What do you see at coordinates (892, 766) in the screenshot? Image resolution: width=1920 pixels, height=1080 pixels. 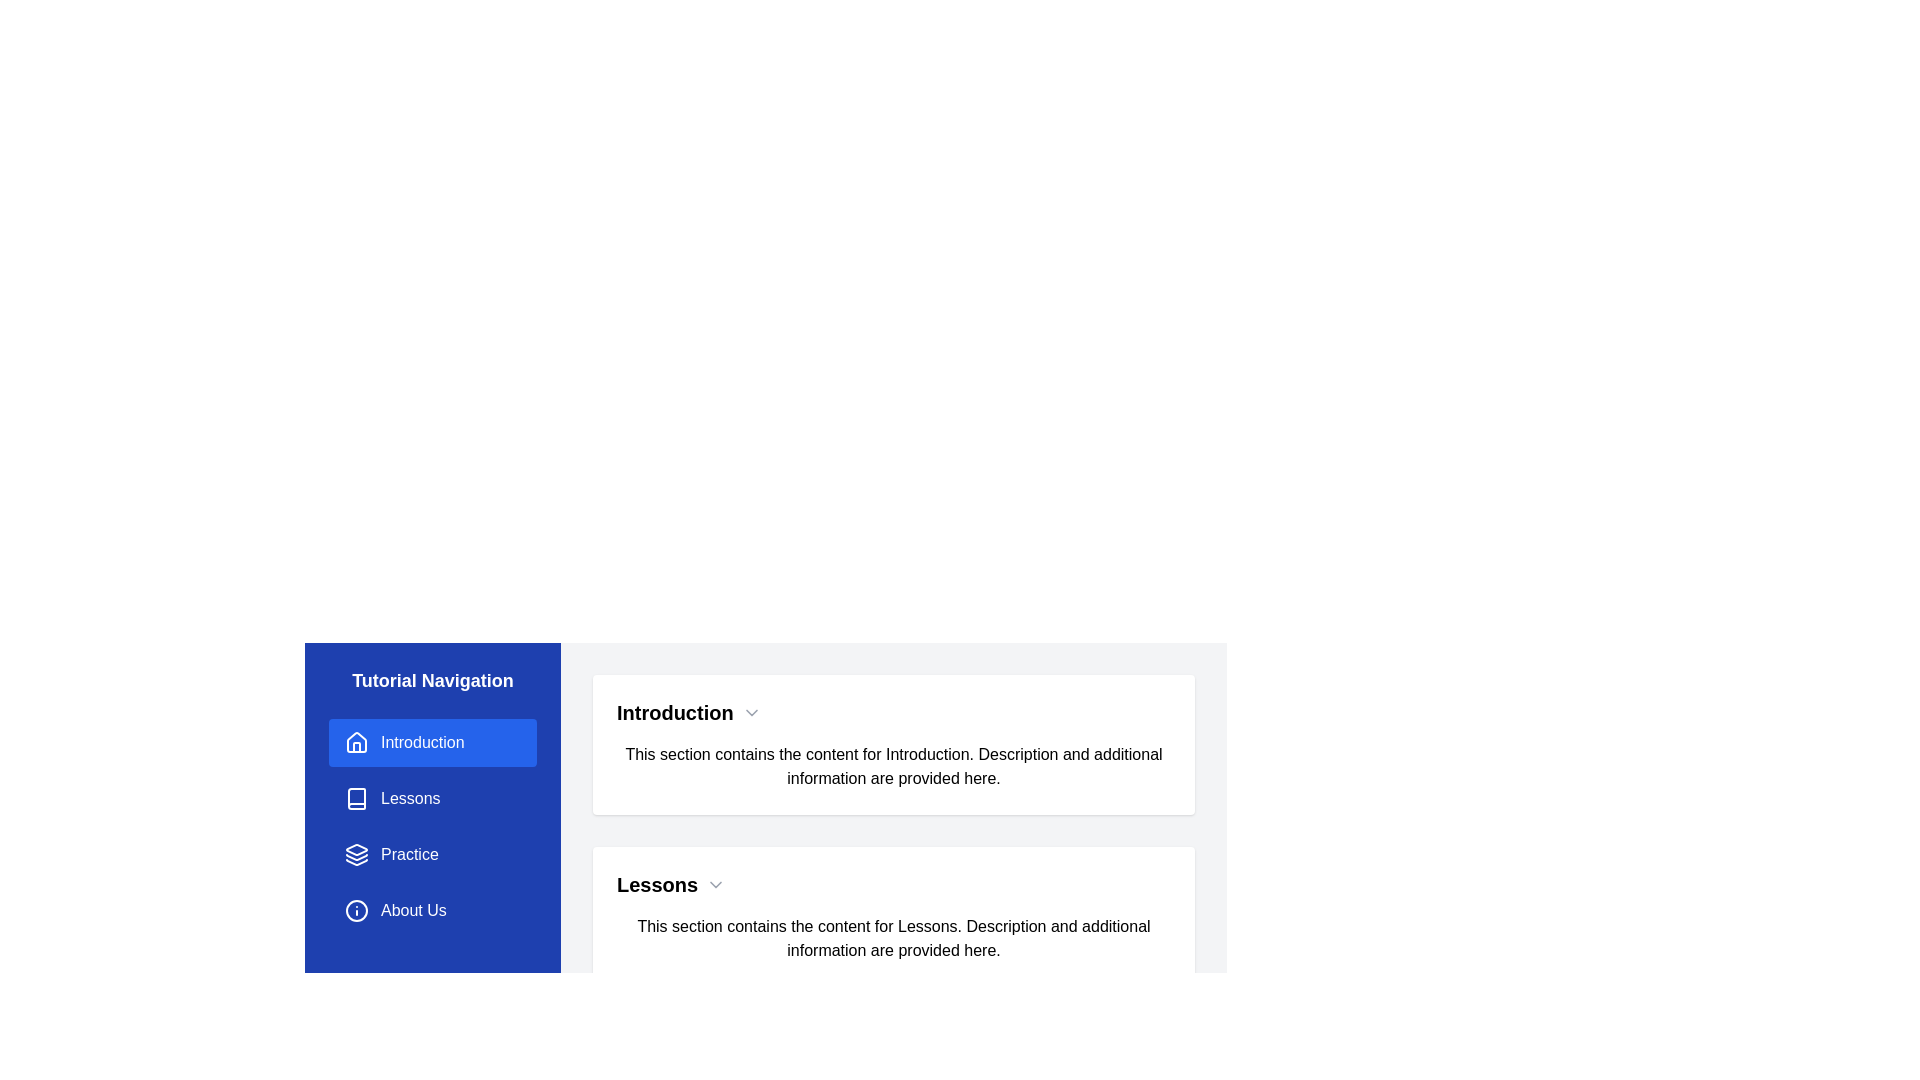 I see `descriptive text block located below the 'Introduction' heading in the Introduction section of the interface` at bounding box center [892, 766].